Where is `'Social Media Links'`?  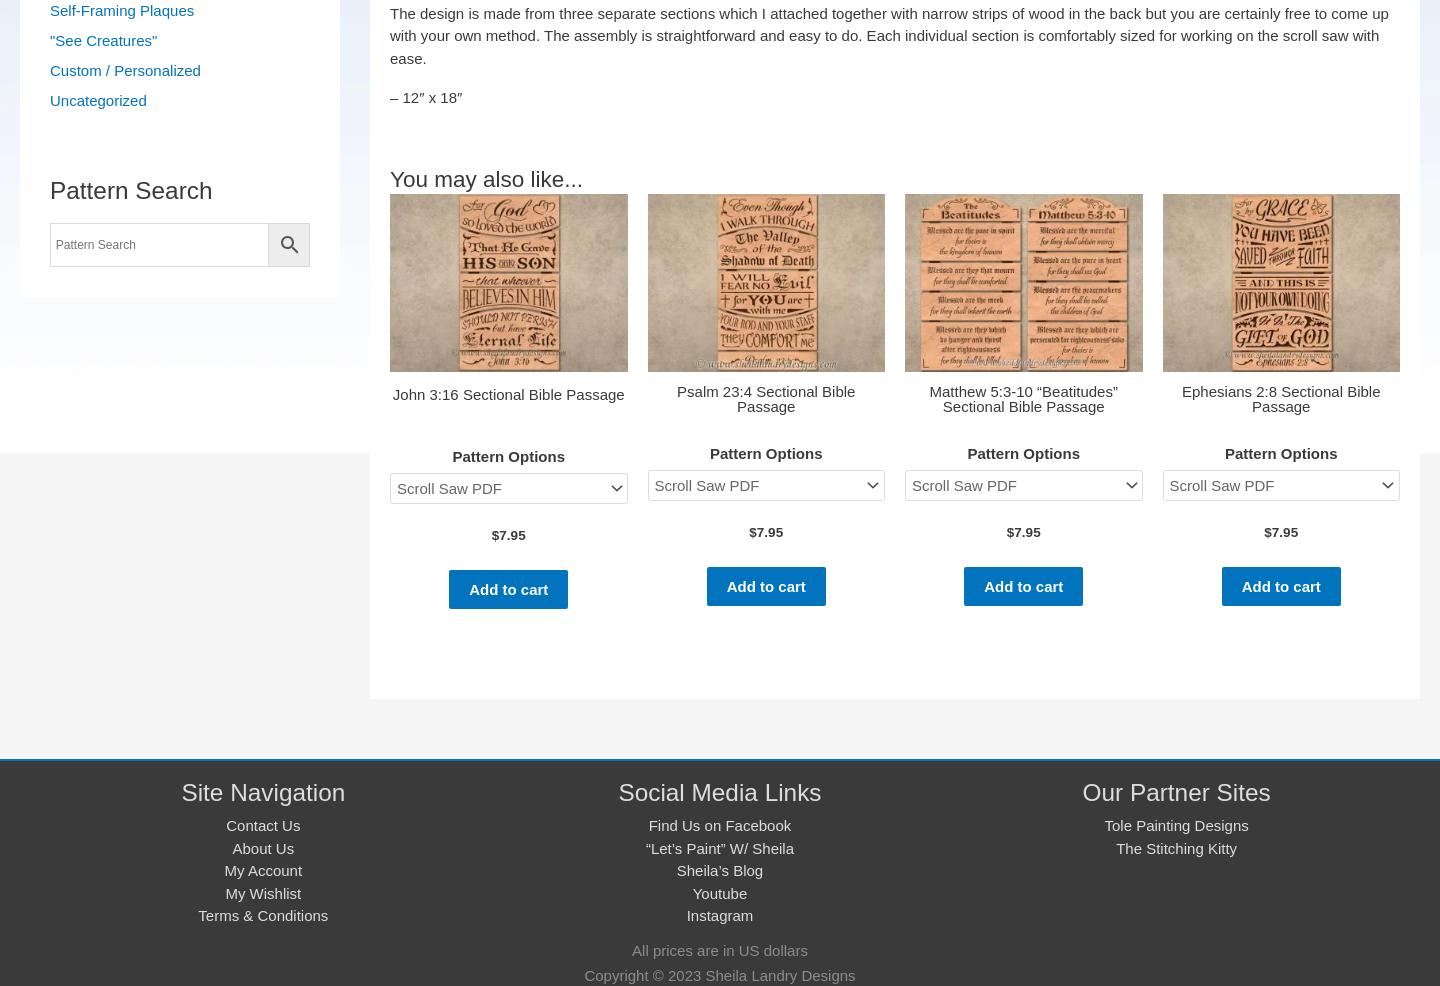 'Social Media Links' is located at coordinates (617, 791).